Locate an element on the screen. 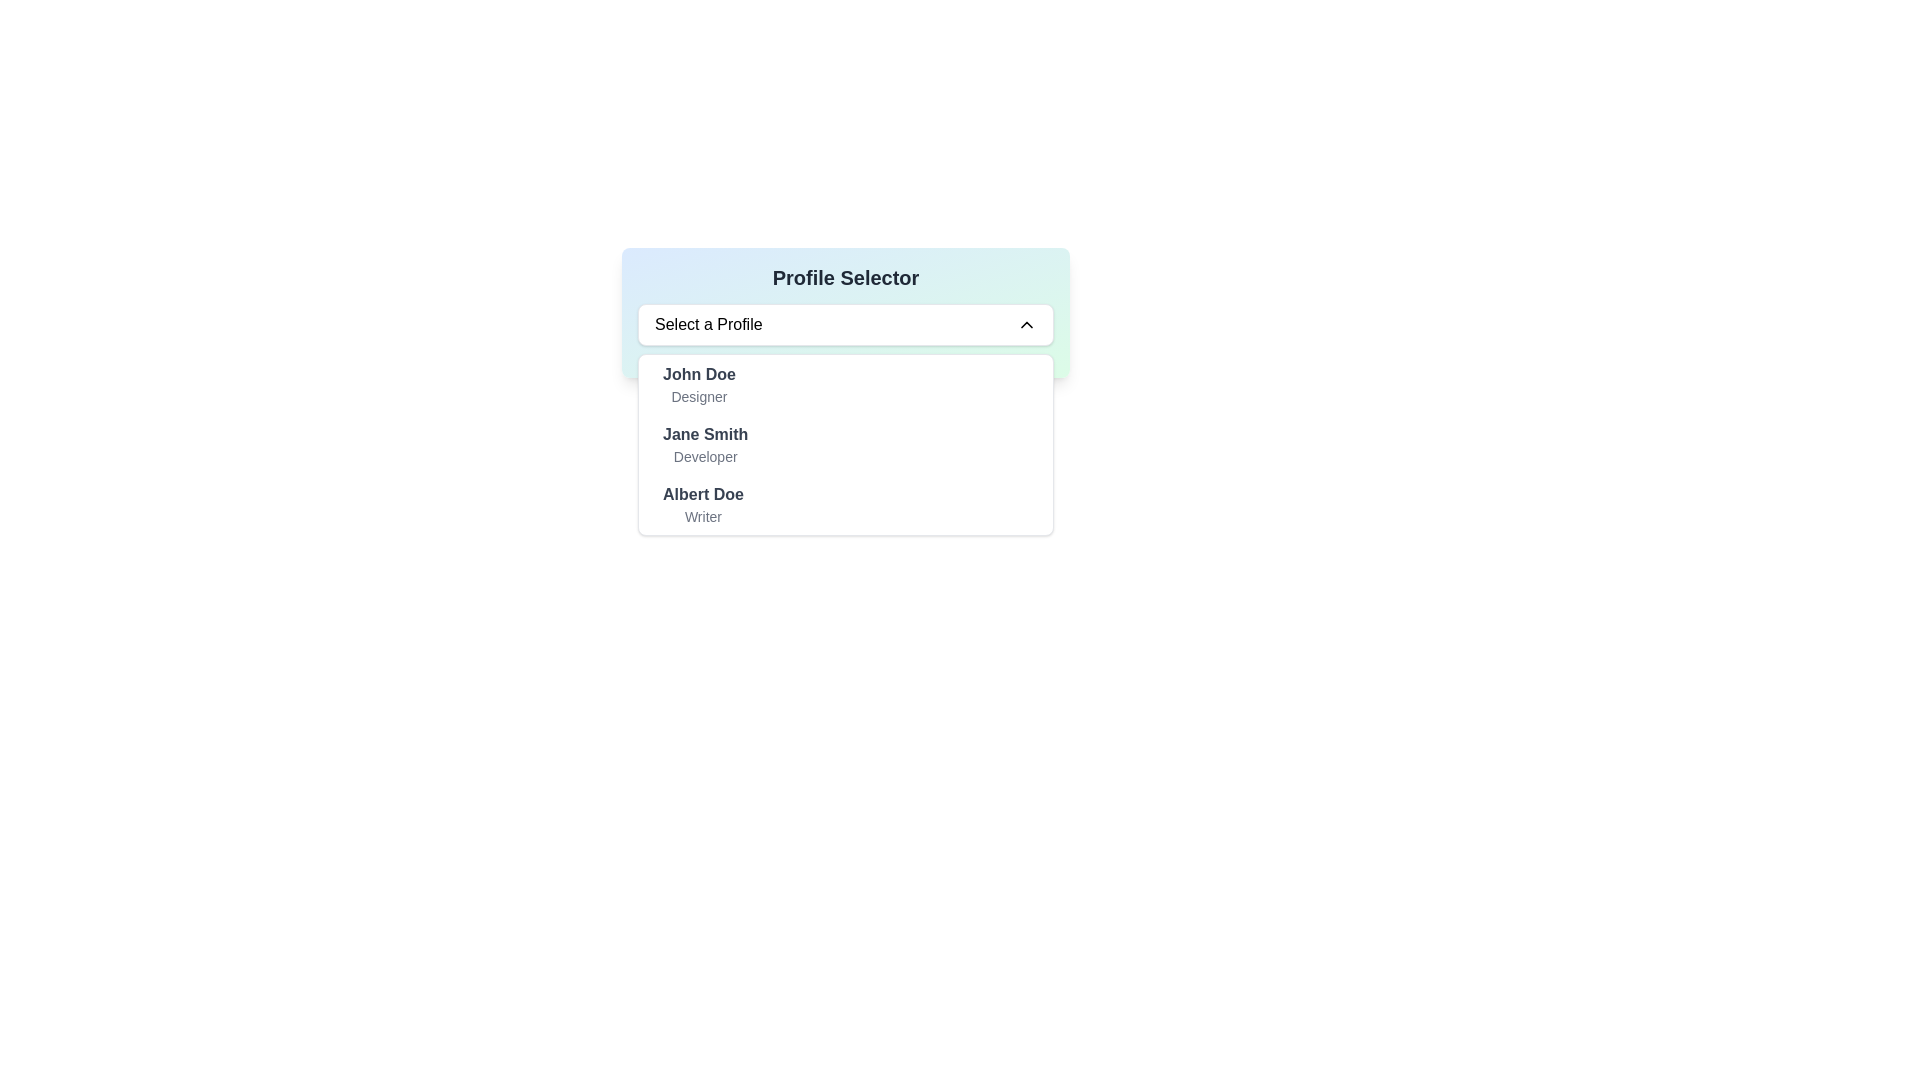 The height and width of the screenshot is (1080, 1920). the dropdown item displaying 'Jane Smith' with the label 'Developer' is located at coordinates (705, 443).